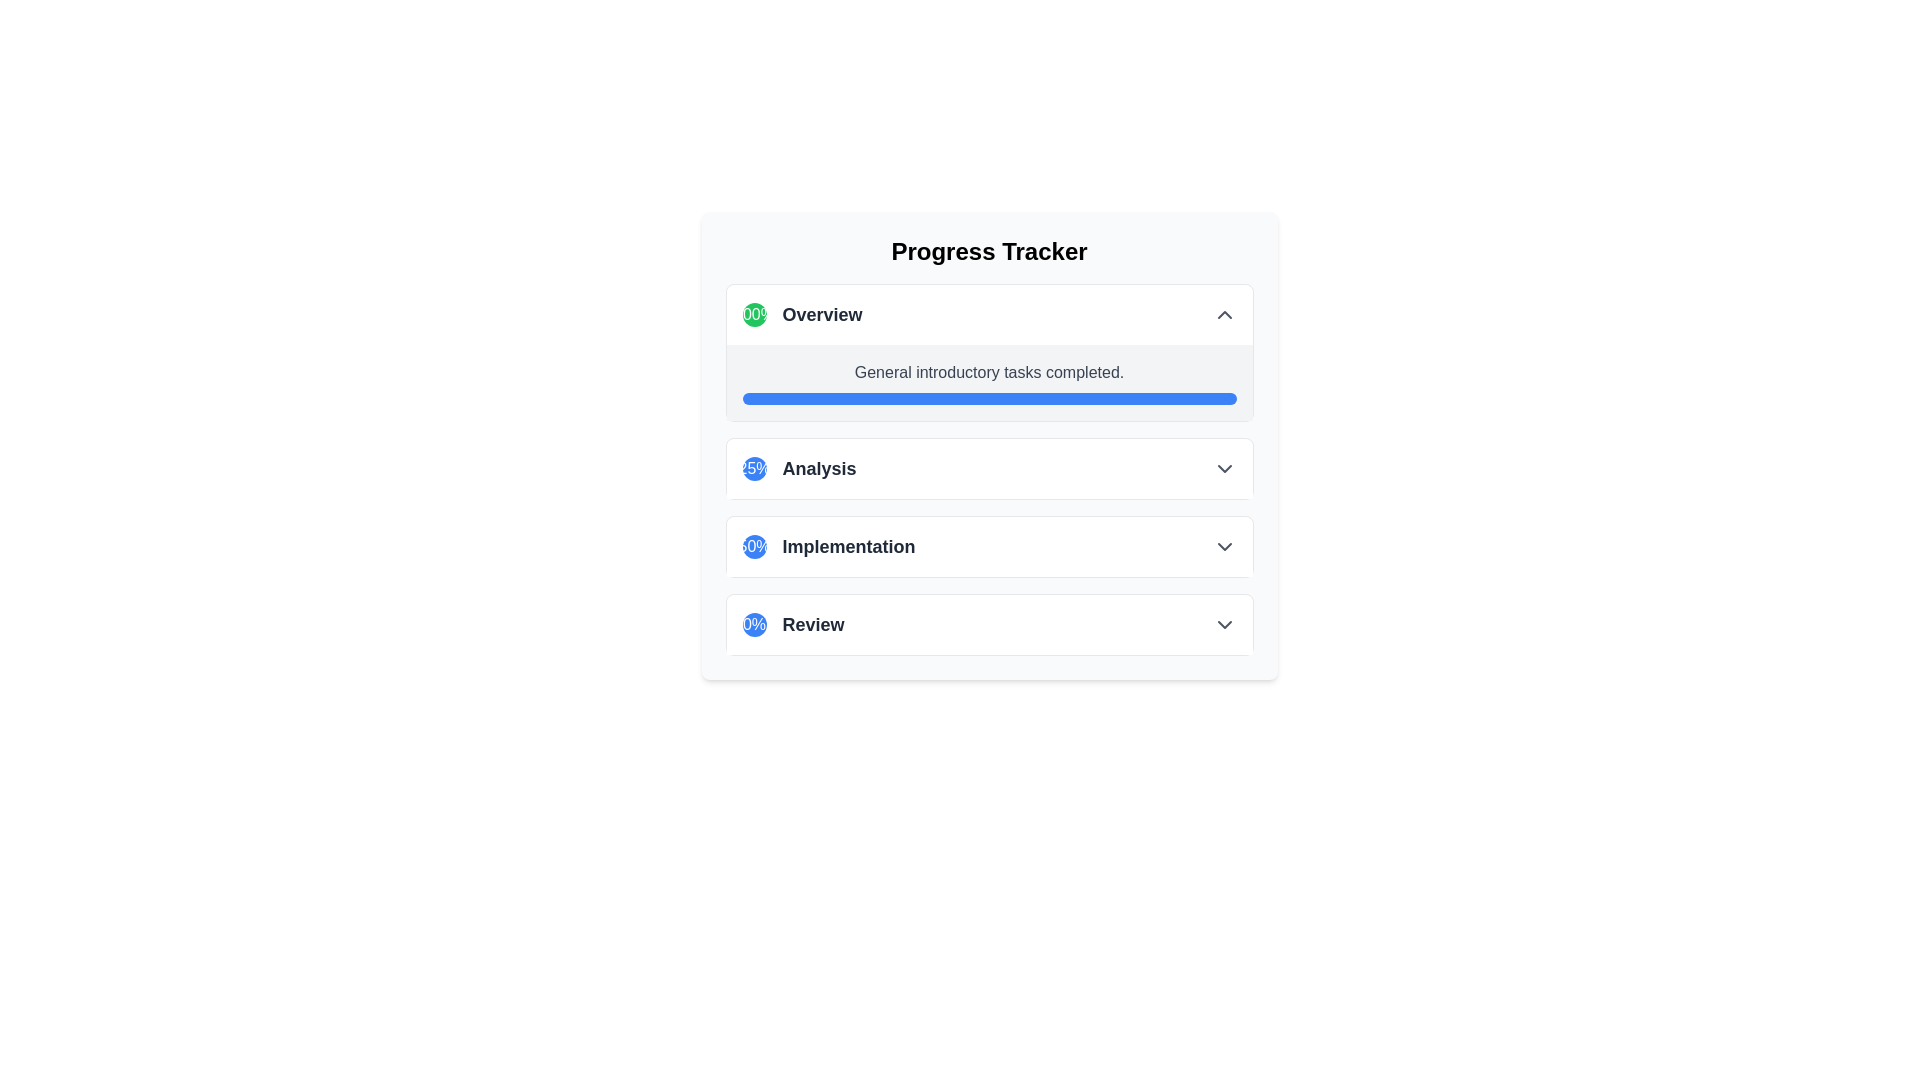  Describe the element at coordinates (753, 315) in the screenshot. I see `the decorative badge displaying '100%' that is located to the left of the 'Overview' label within the 'Progress Tracker' card` at that location.